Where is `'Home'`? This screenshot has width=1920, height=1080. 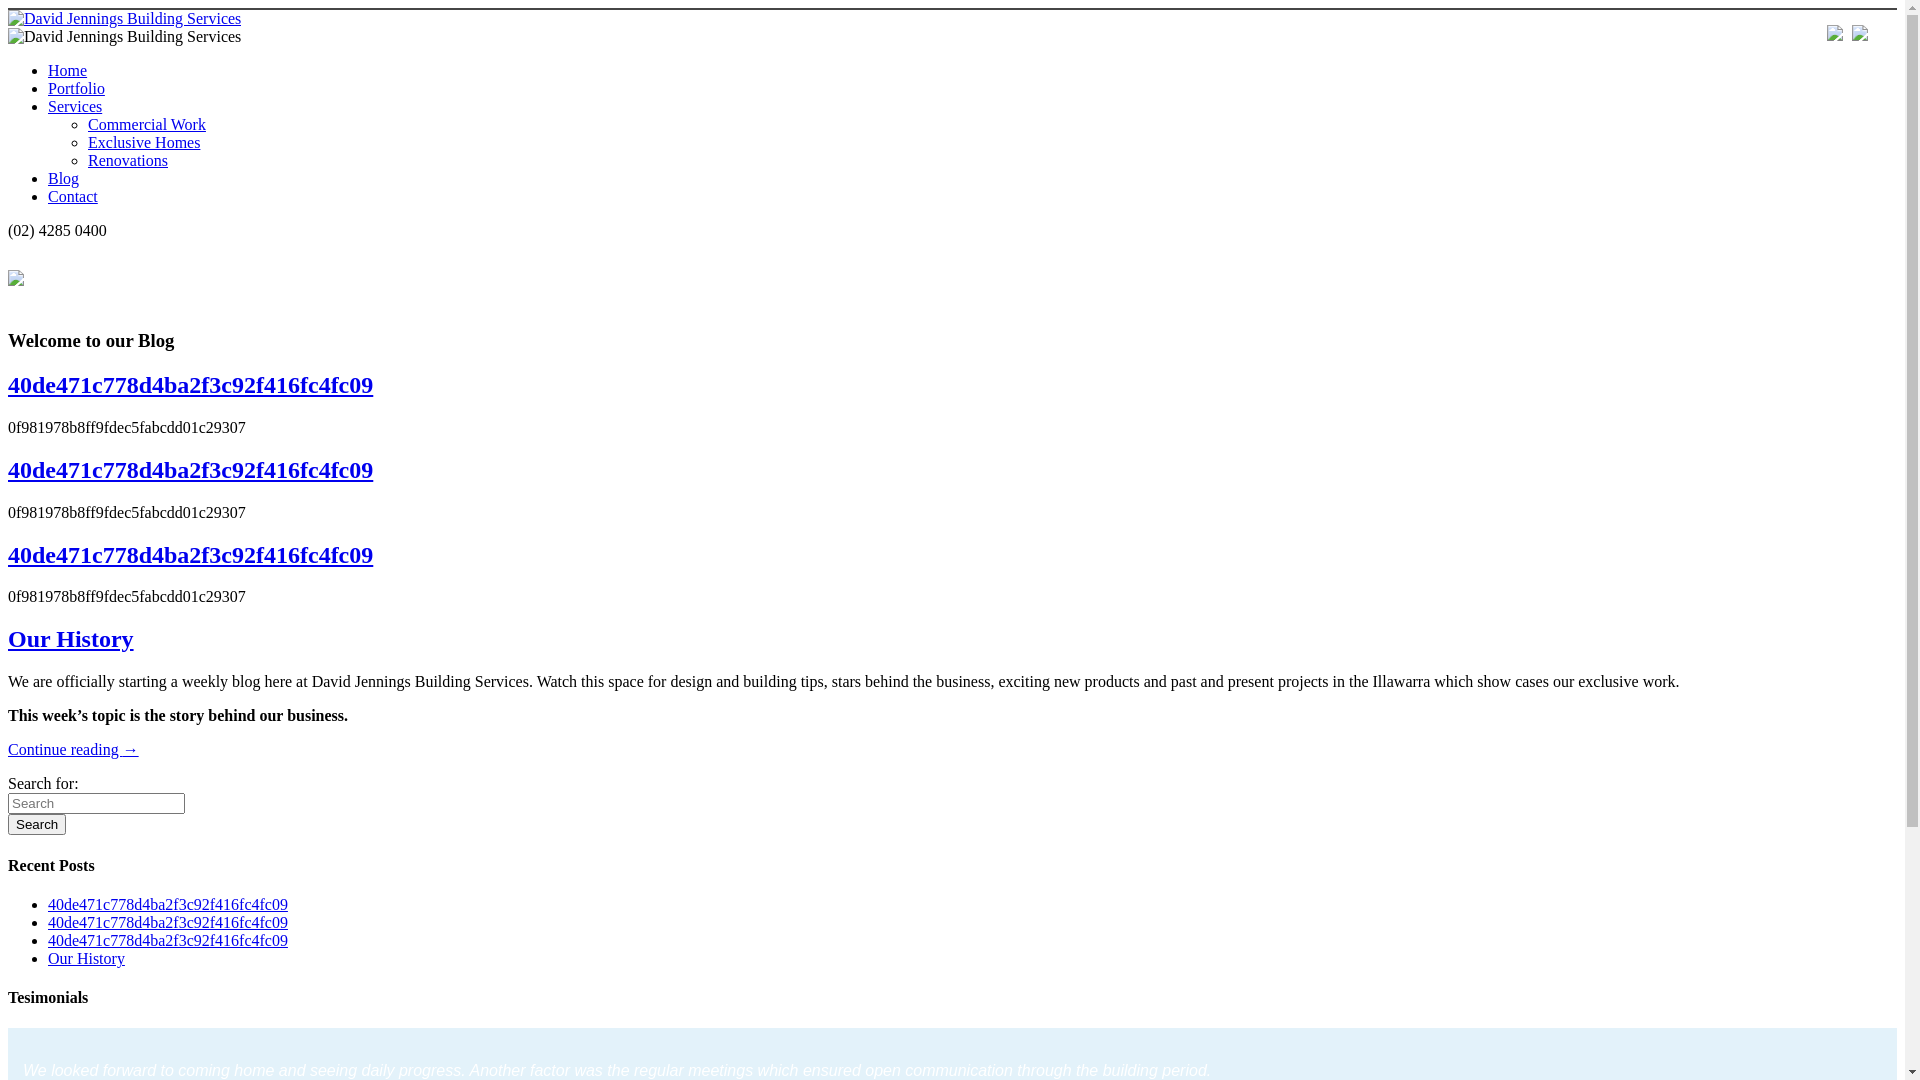 'Home' is located at coordinates (67, 69).